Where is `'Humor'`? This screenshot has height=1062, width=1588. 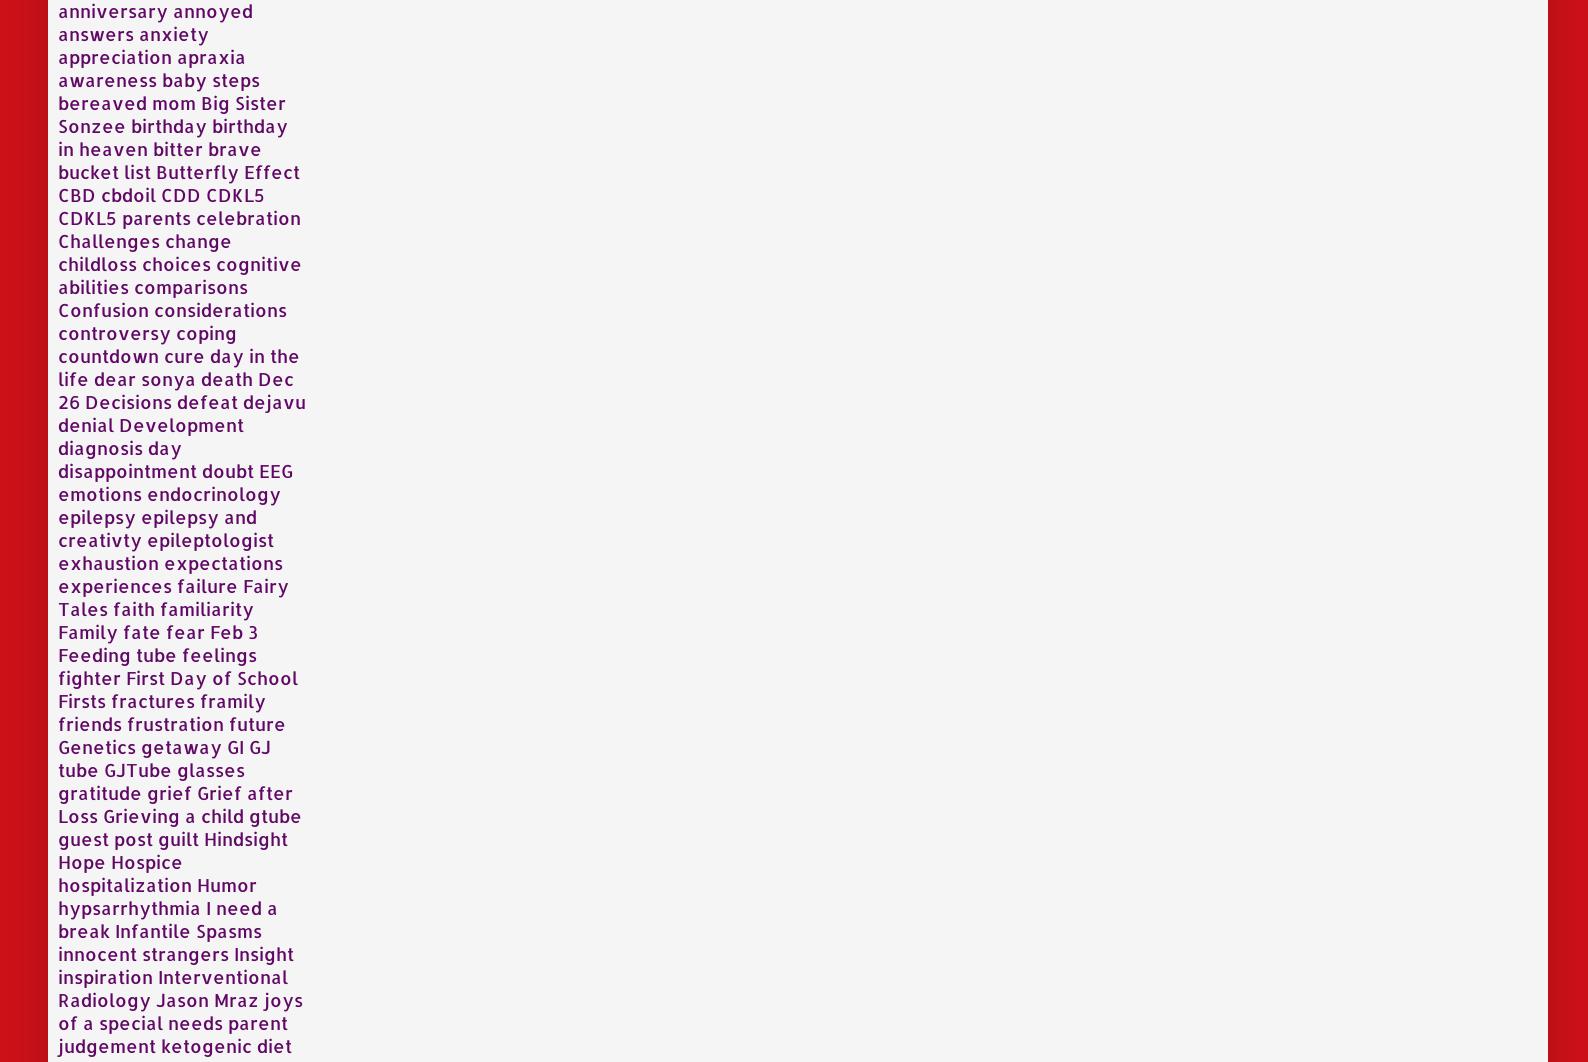
'Humor' is located at coordinates (226, 882).